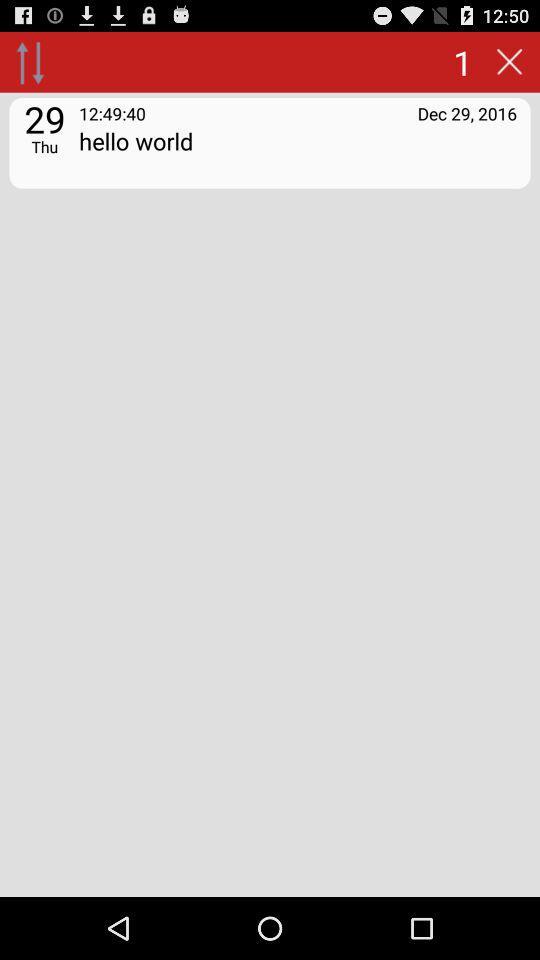 The width and height of the screenshot is (540, 960). Describe the element at coordinates (44, 145) in the screenshot. I see `the thu app` at that location.